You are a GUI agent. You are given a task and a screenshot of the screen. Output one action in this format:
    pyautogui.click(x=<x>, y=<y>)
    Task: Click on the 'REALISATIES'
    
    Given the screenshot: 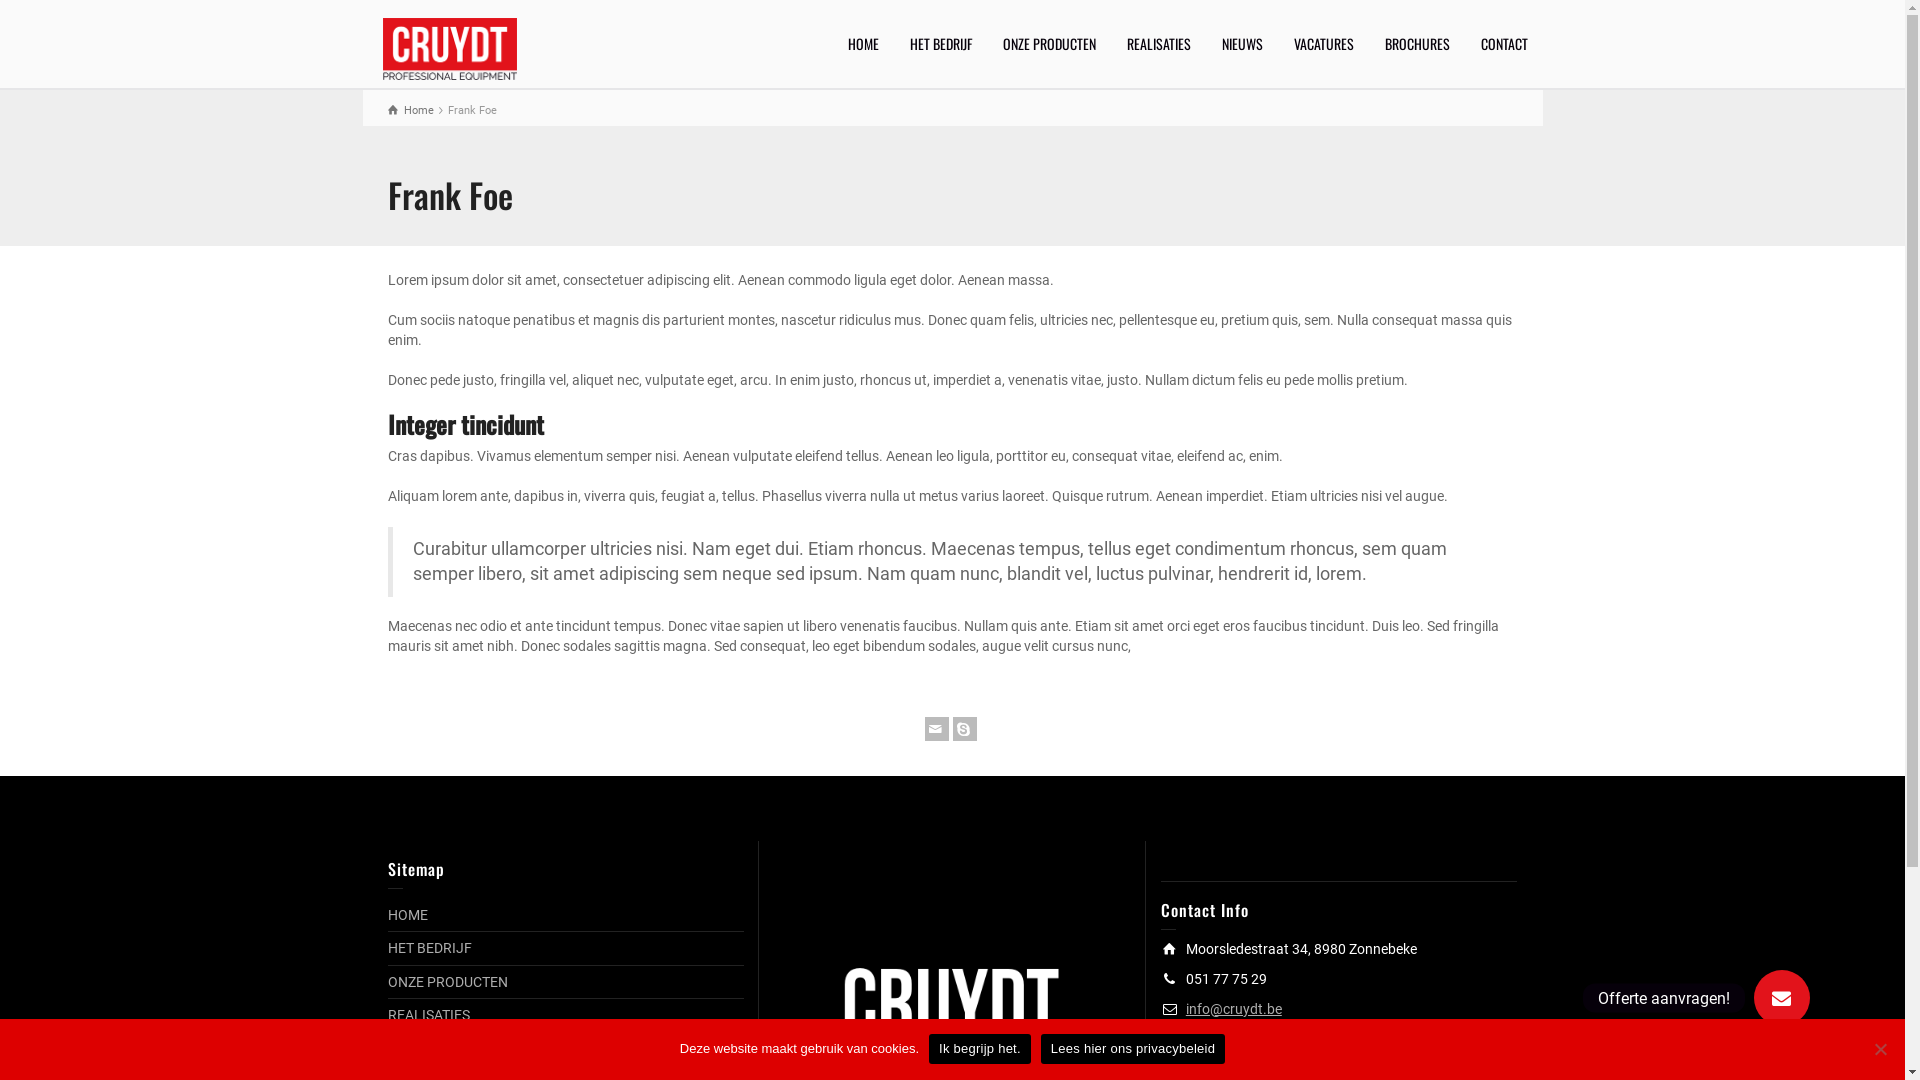 What is the action you would take?
    pyautogui.click(x=427, y=1014)
    